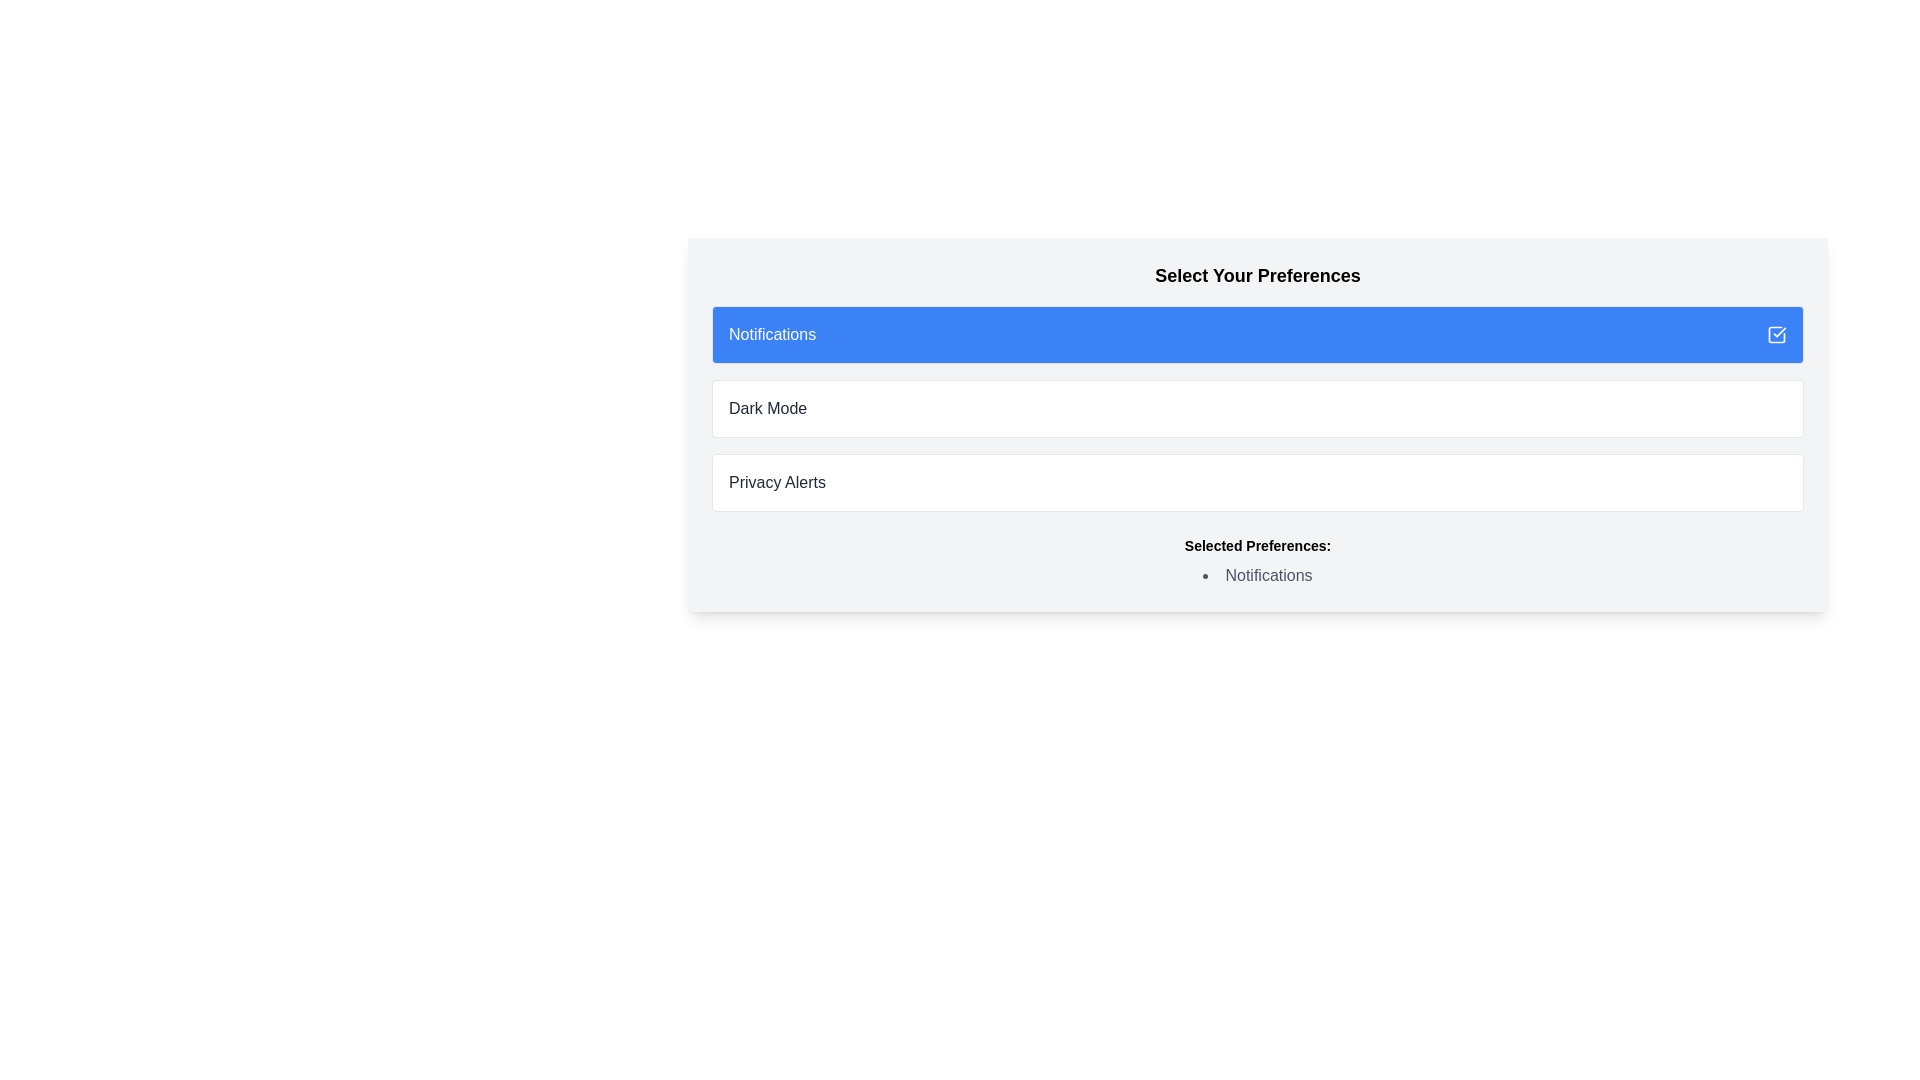  Describe the element at coordinates (1256, 334) in the screenshot. I see `the first button in the vertical sequence` at that location.